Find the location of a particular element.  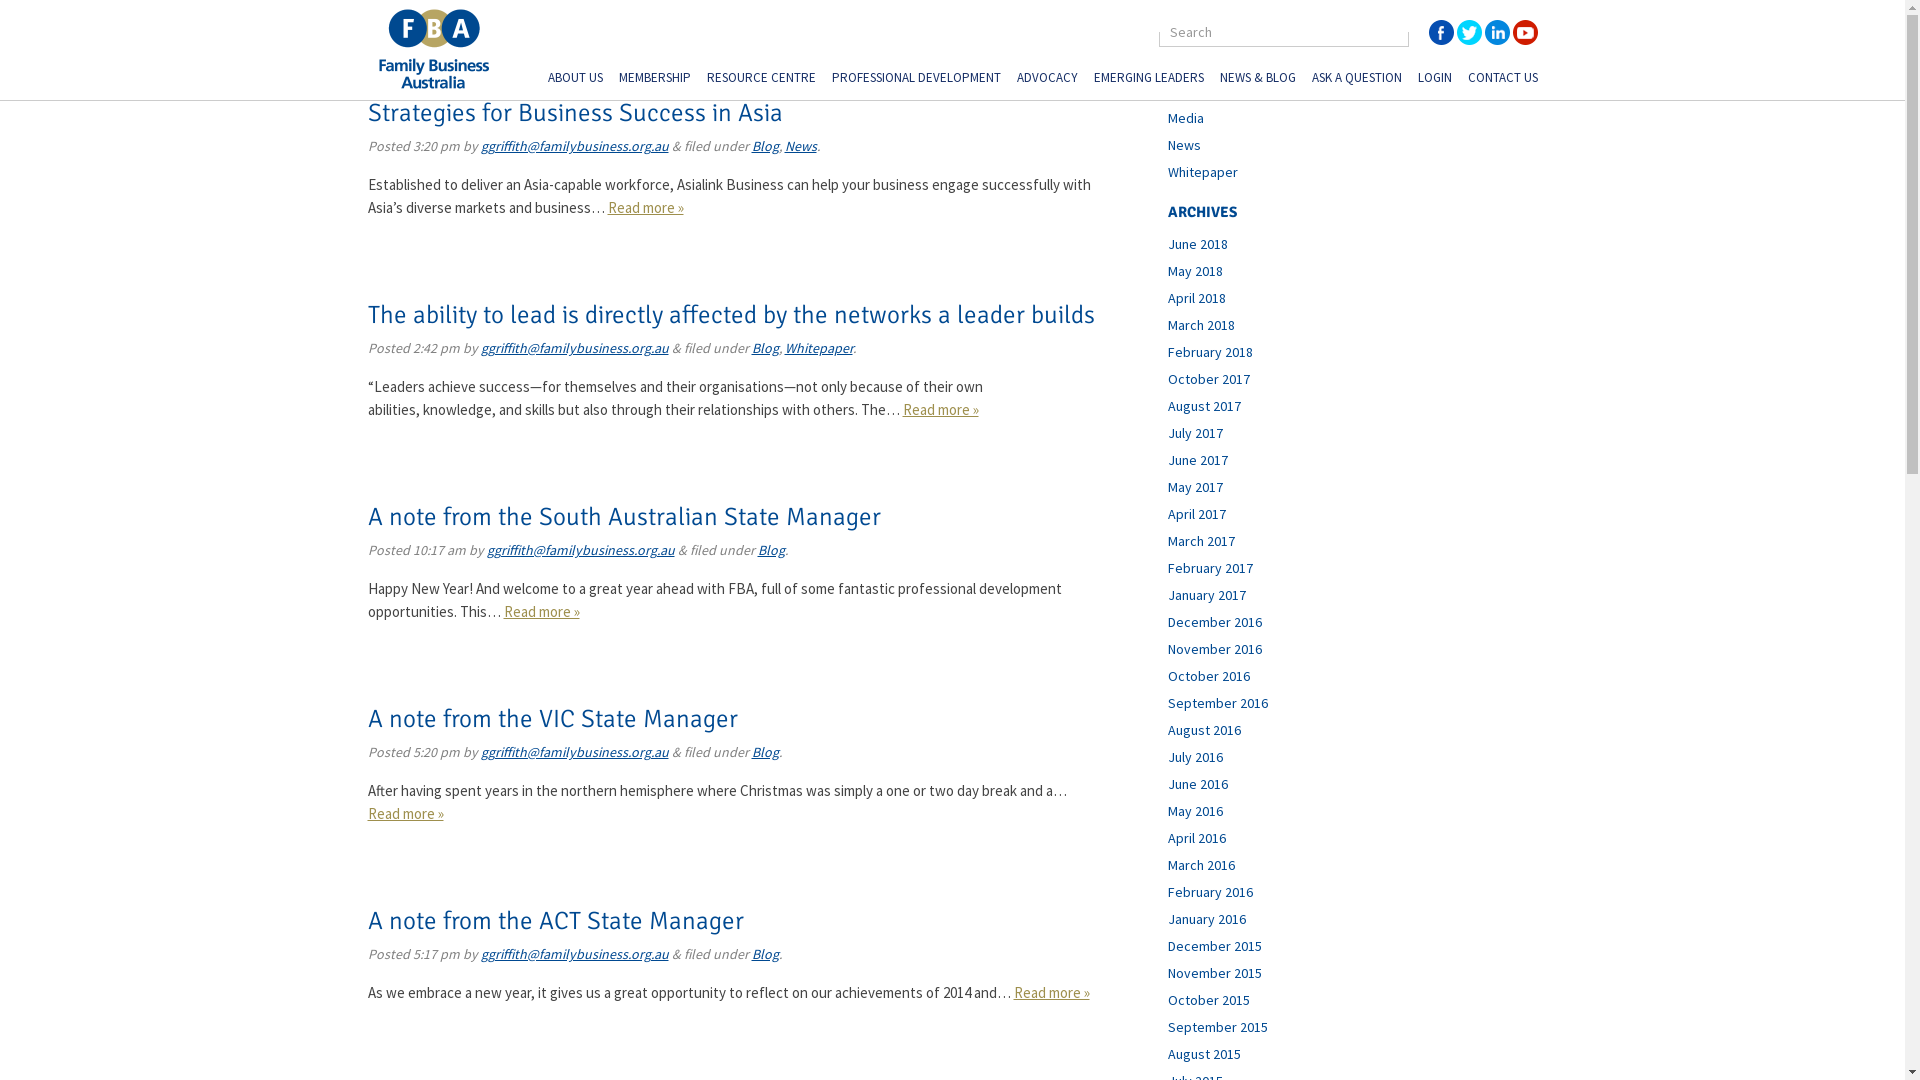

'January 2016' is located at coordinates (1205, 918).